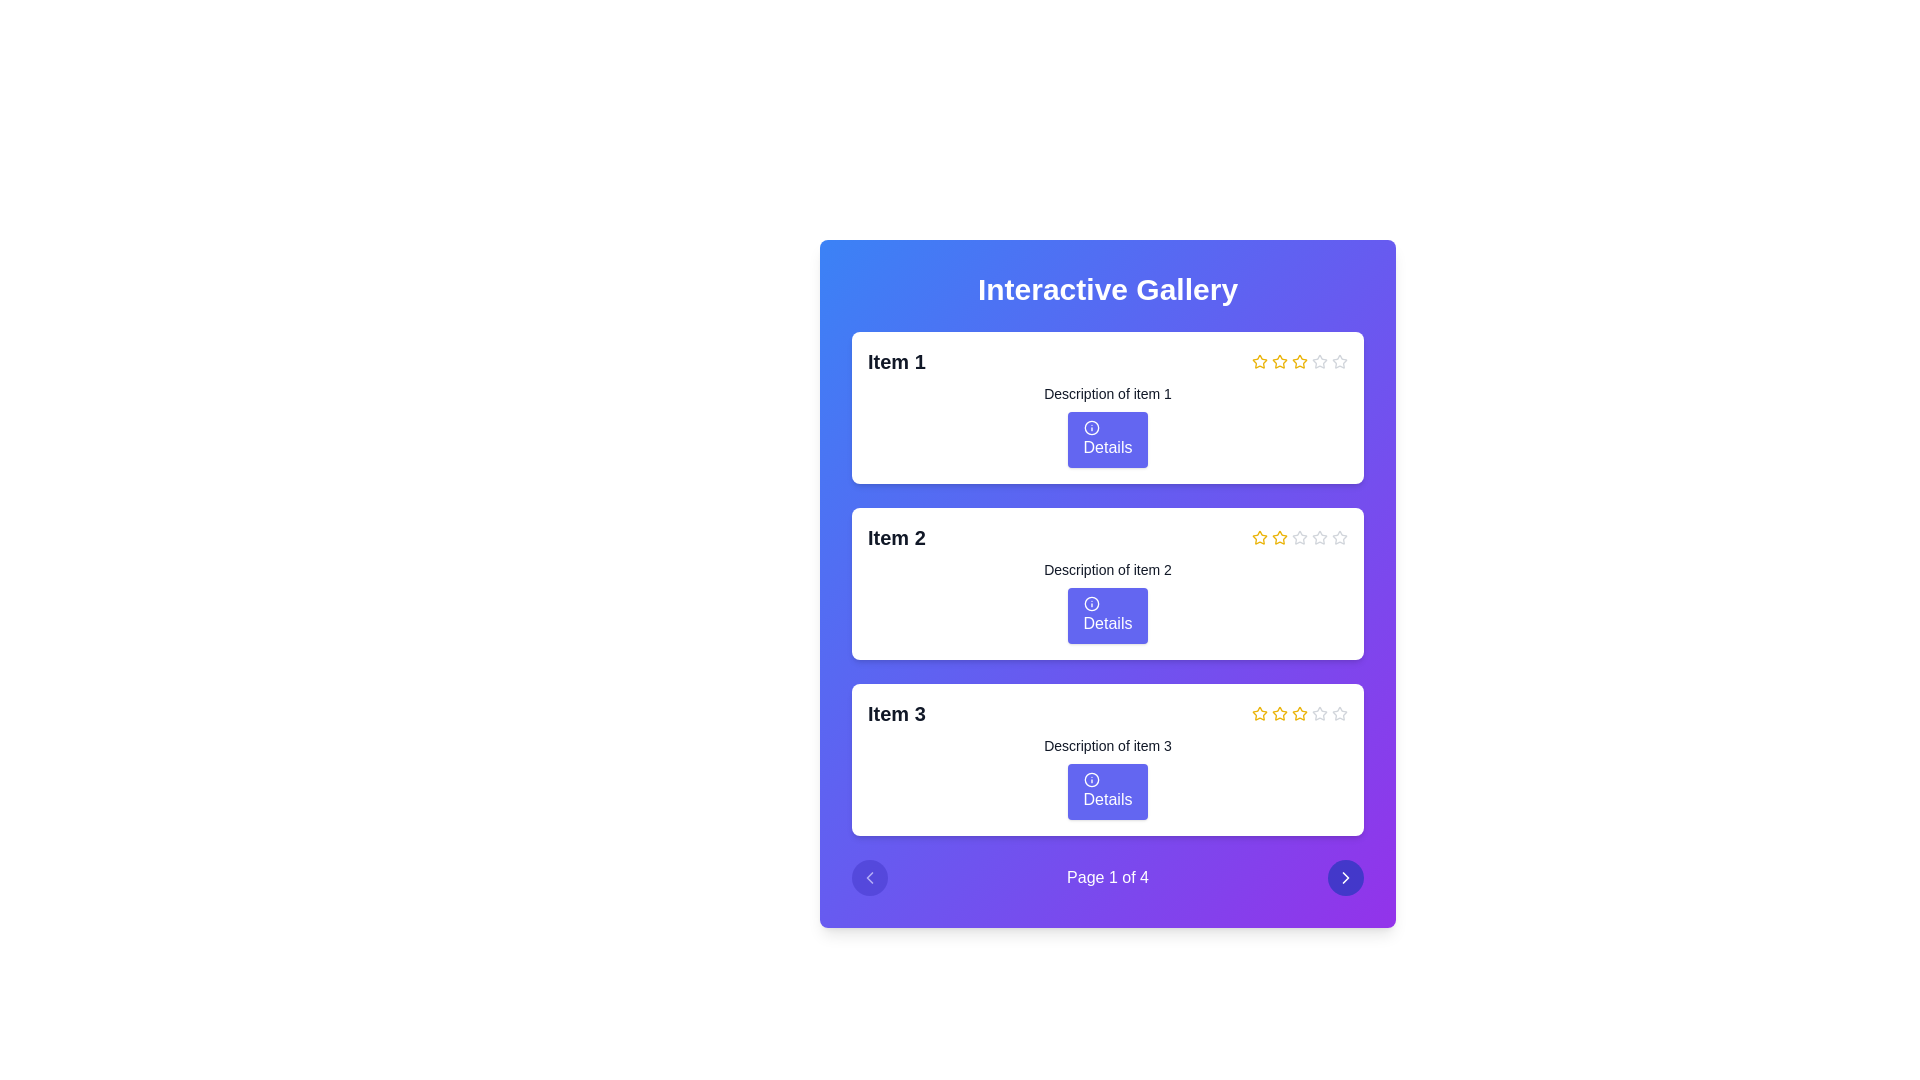  What do you see at coordinates (1107, 438) in the screenshot?
I see `the 'Details' button, which is a rectangular button with rounded corners, vibrant indigo background, white text, and an icon on the left, located in the first item card towards the bottom-right corner` at bounding box center [1107, 438].